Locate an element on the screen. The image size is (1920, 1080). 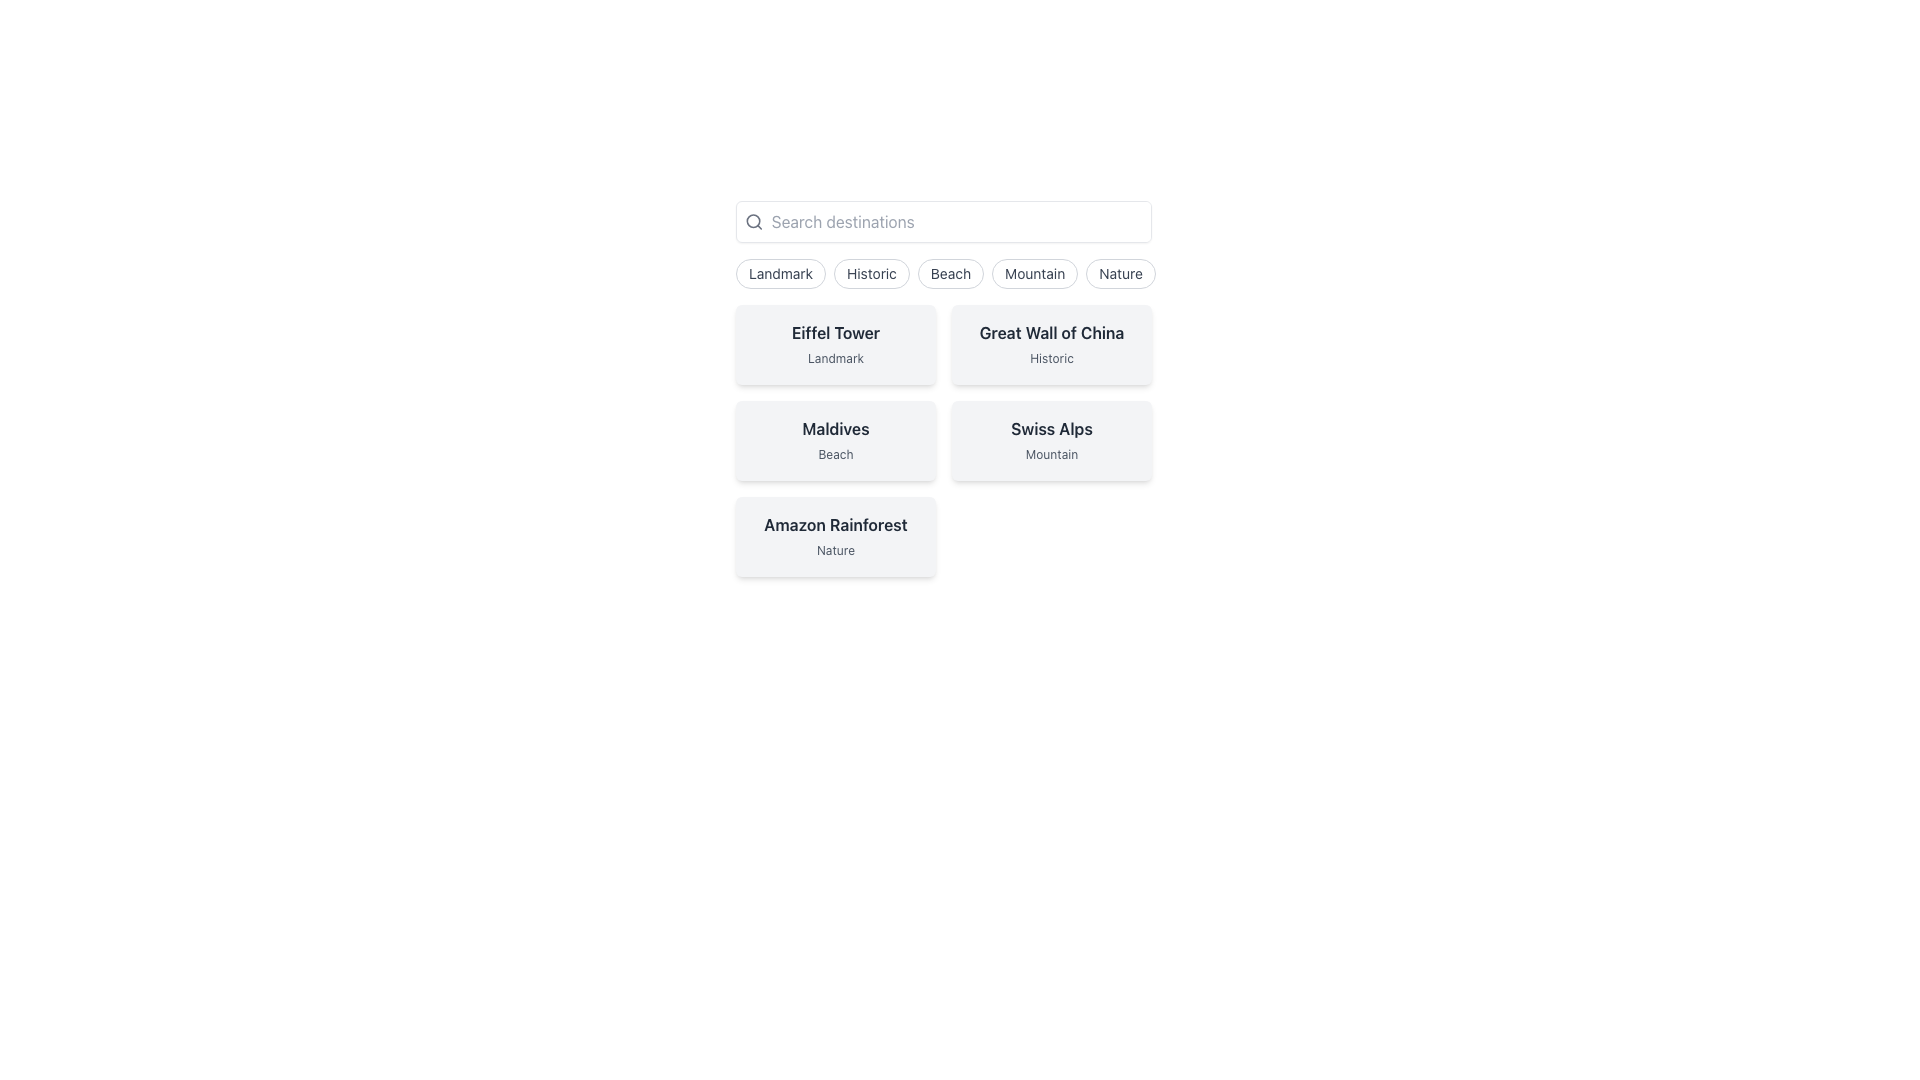
the pill-shaped button labeled 'Nature' with a light gray border and white background is located at coordinates (1121, 273).